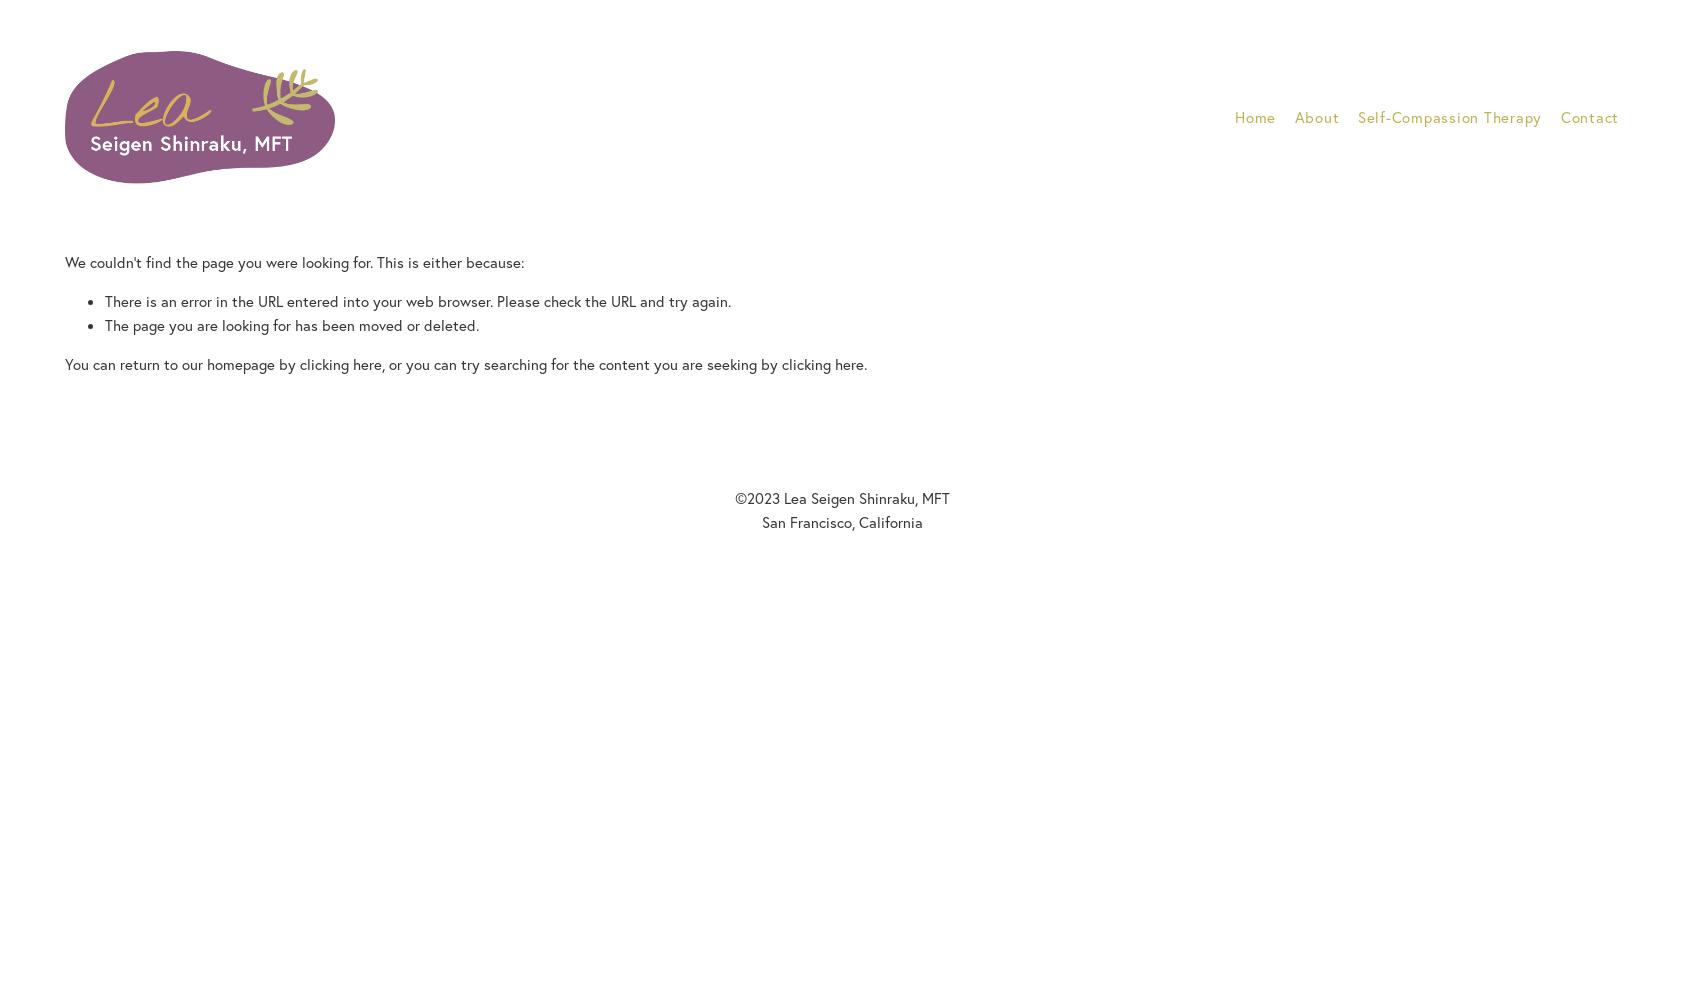  What do you see at coordinates (292, 323) in the screenshot?
I see `'The page you are looking for has been moved or deleted.'` at bounding box center [292, 323].